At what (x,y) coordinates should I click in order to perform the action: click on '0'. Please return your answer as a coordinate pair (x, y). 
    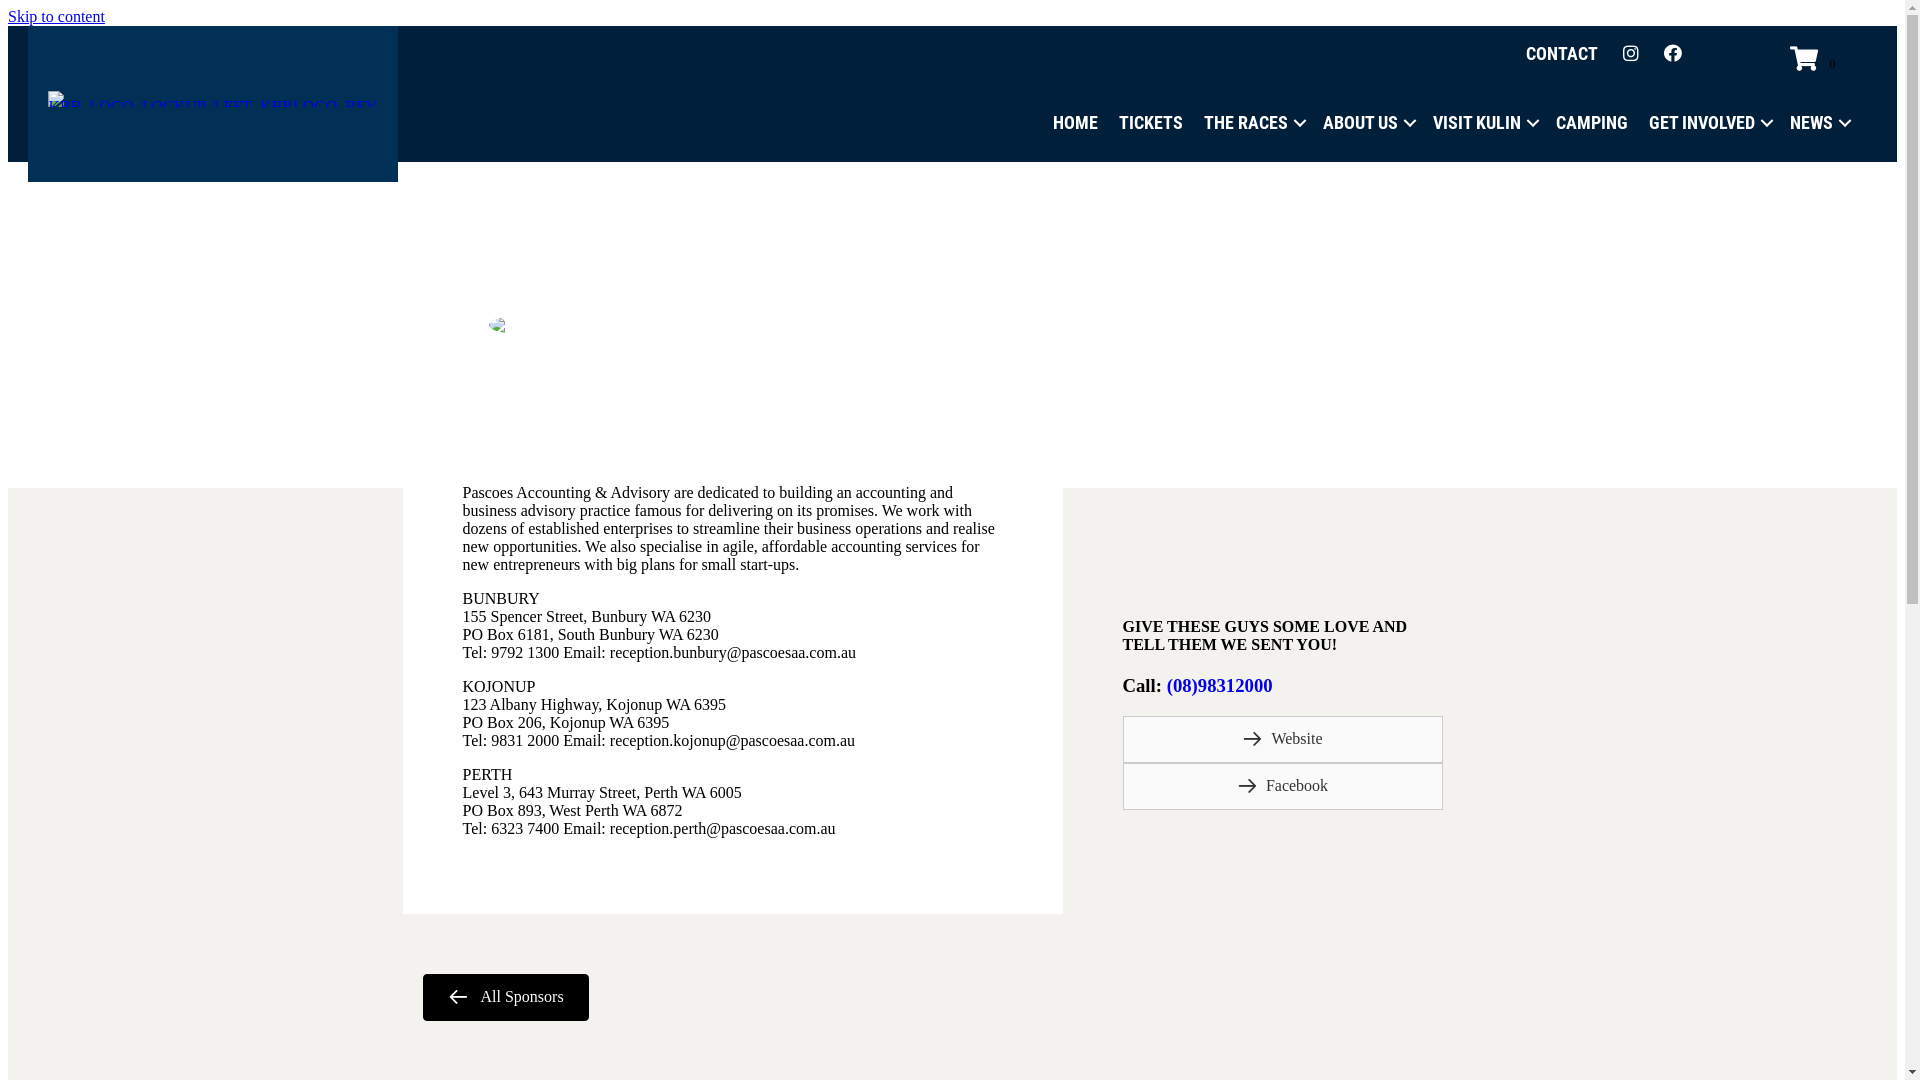
    Looking at the image, I should click on (1815, 59).